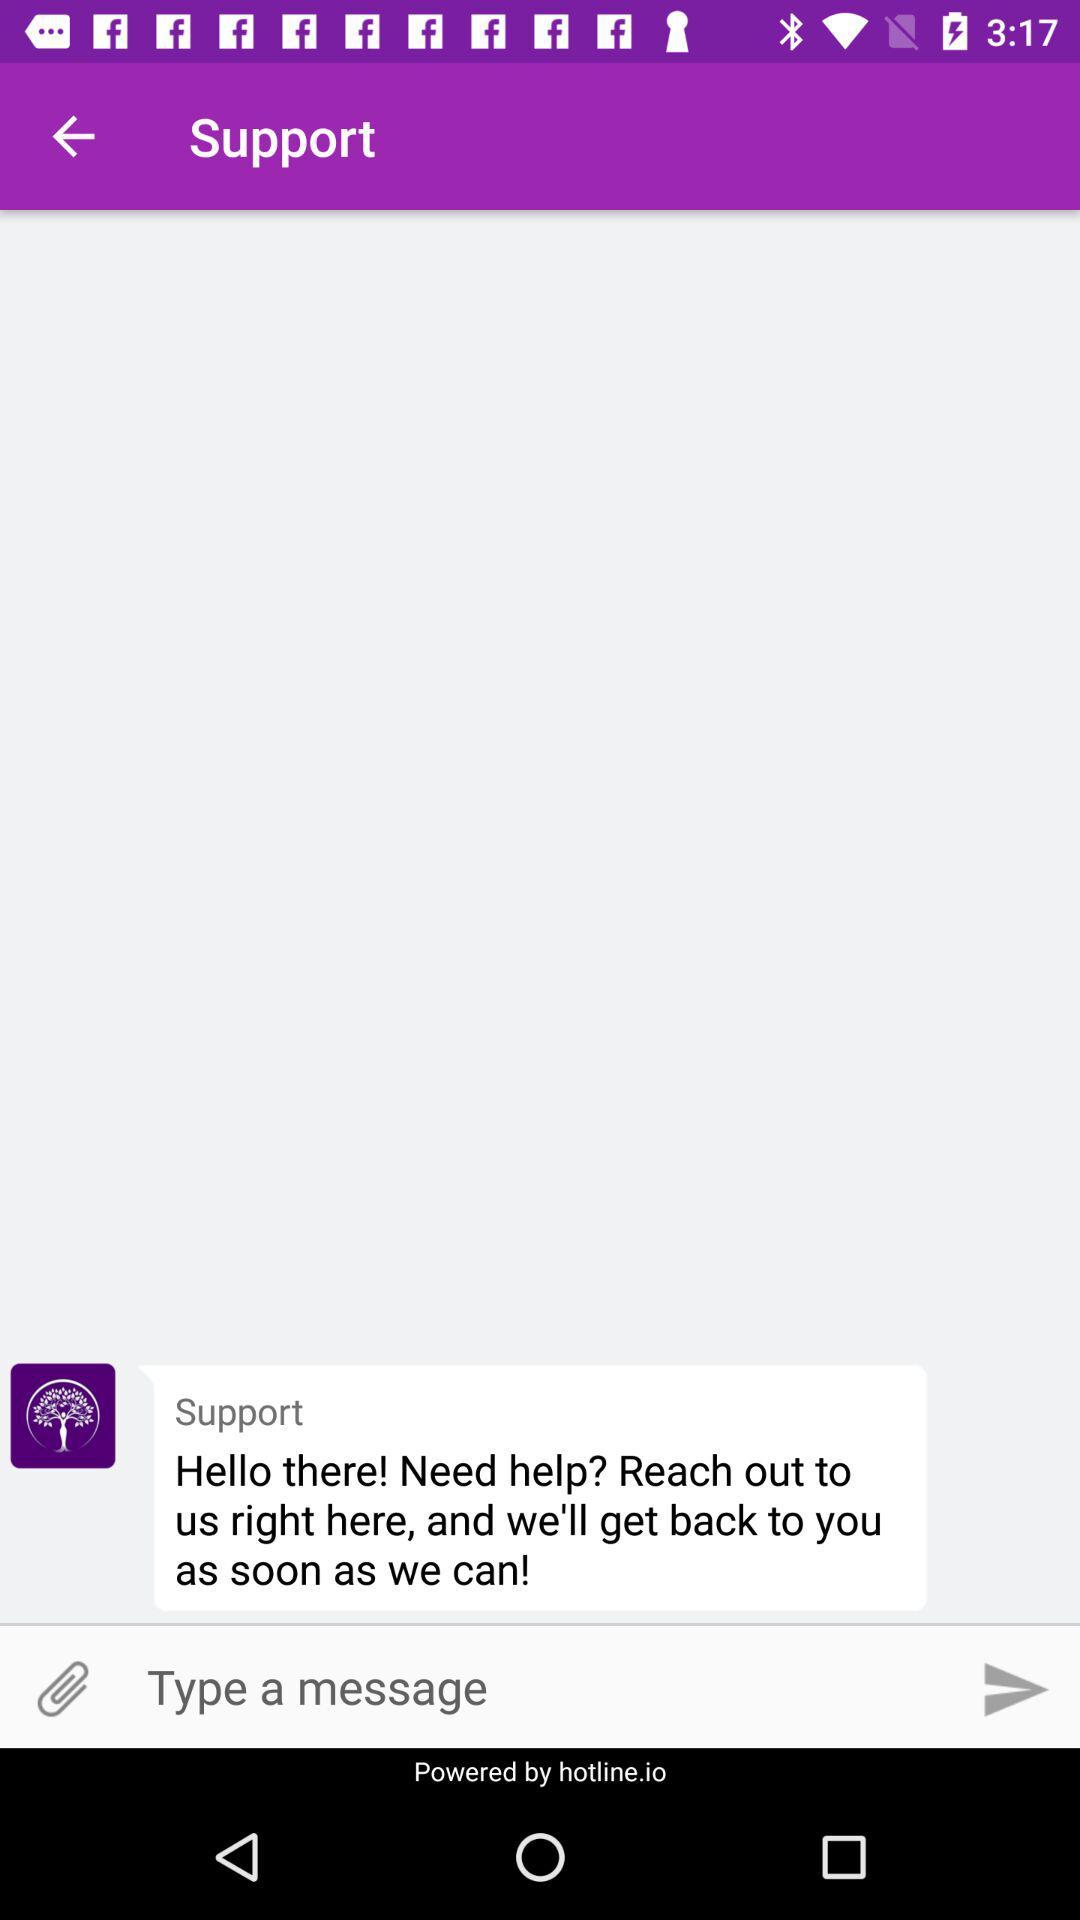 Image resolution: width=1080 pixels, height=1920 pixels. Describe the element at coordinates (61, 1688) in the screenshot. I see `the attach_file icon` at that location.